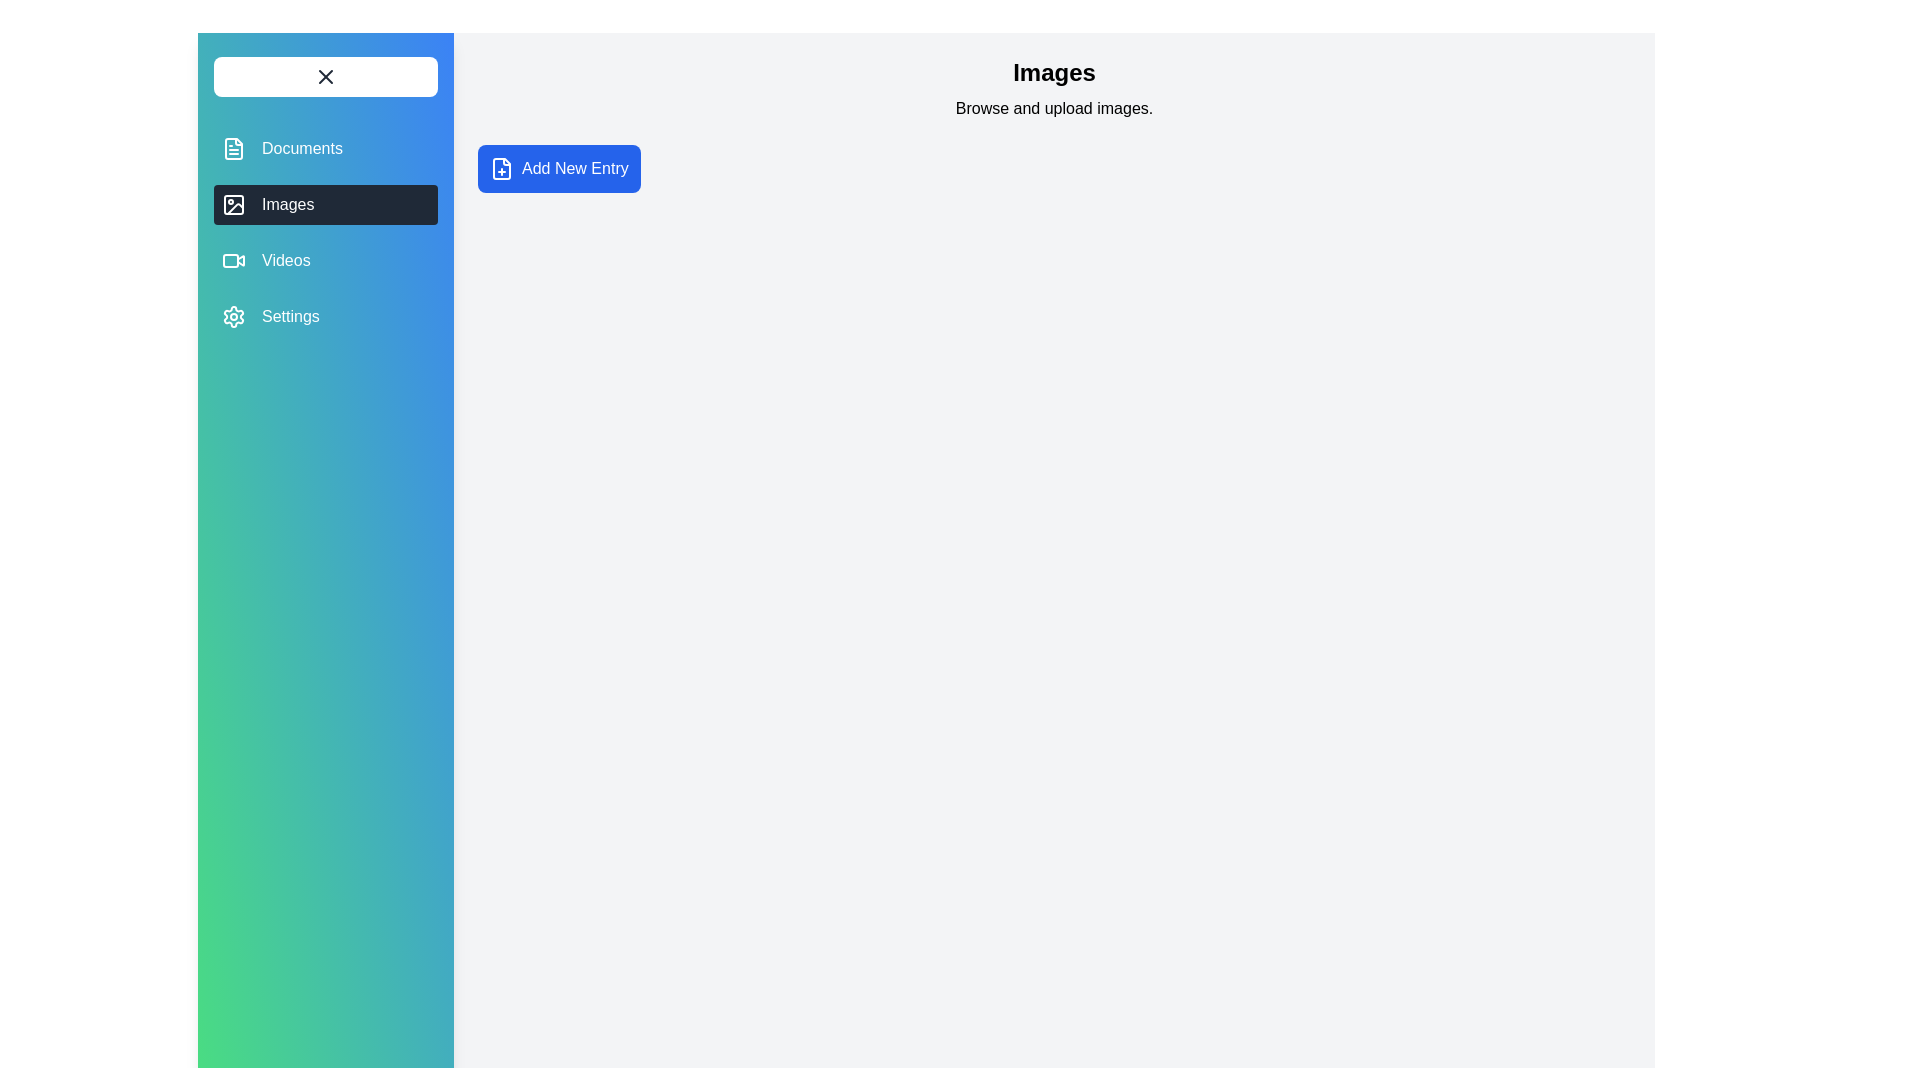 The height and width of the screenshot is (1080, 1920). Describe the element at coordinates (326, 204) in the screenshot. I see `the Images tab from the navigation menu` at that location.